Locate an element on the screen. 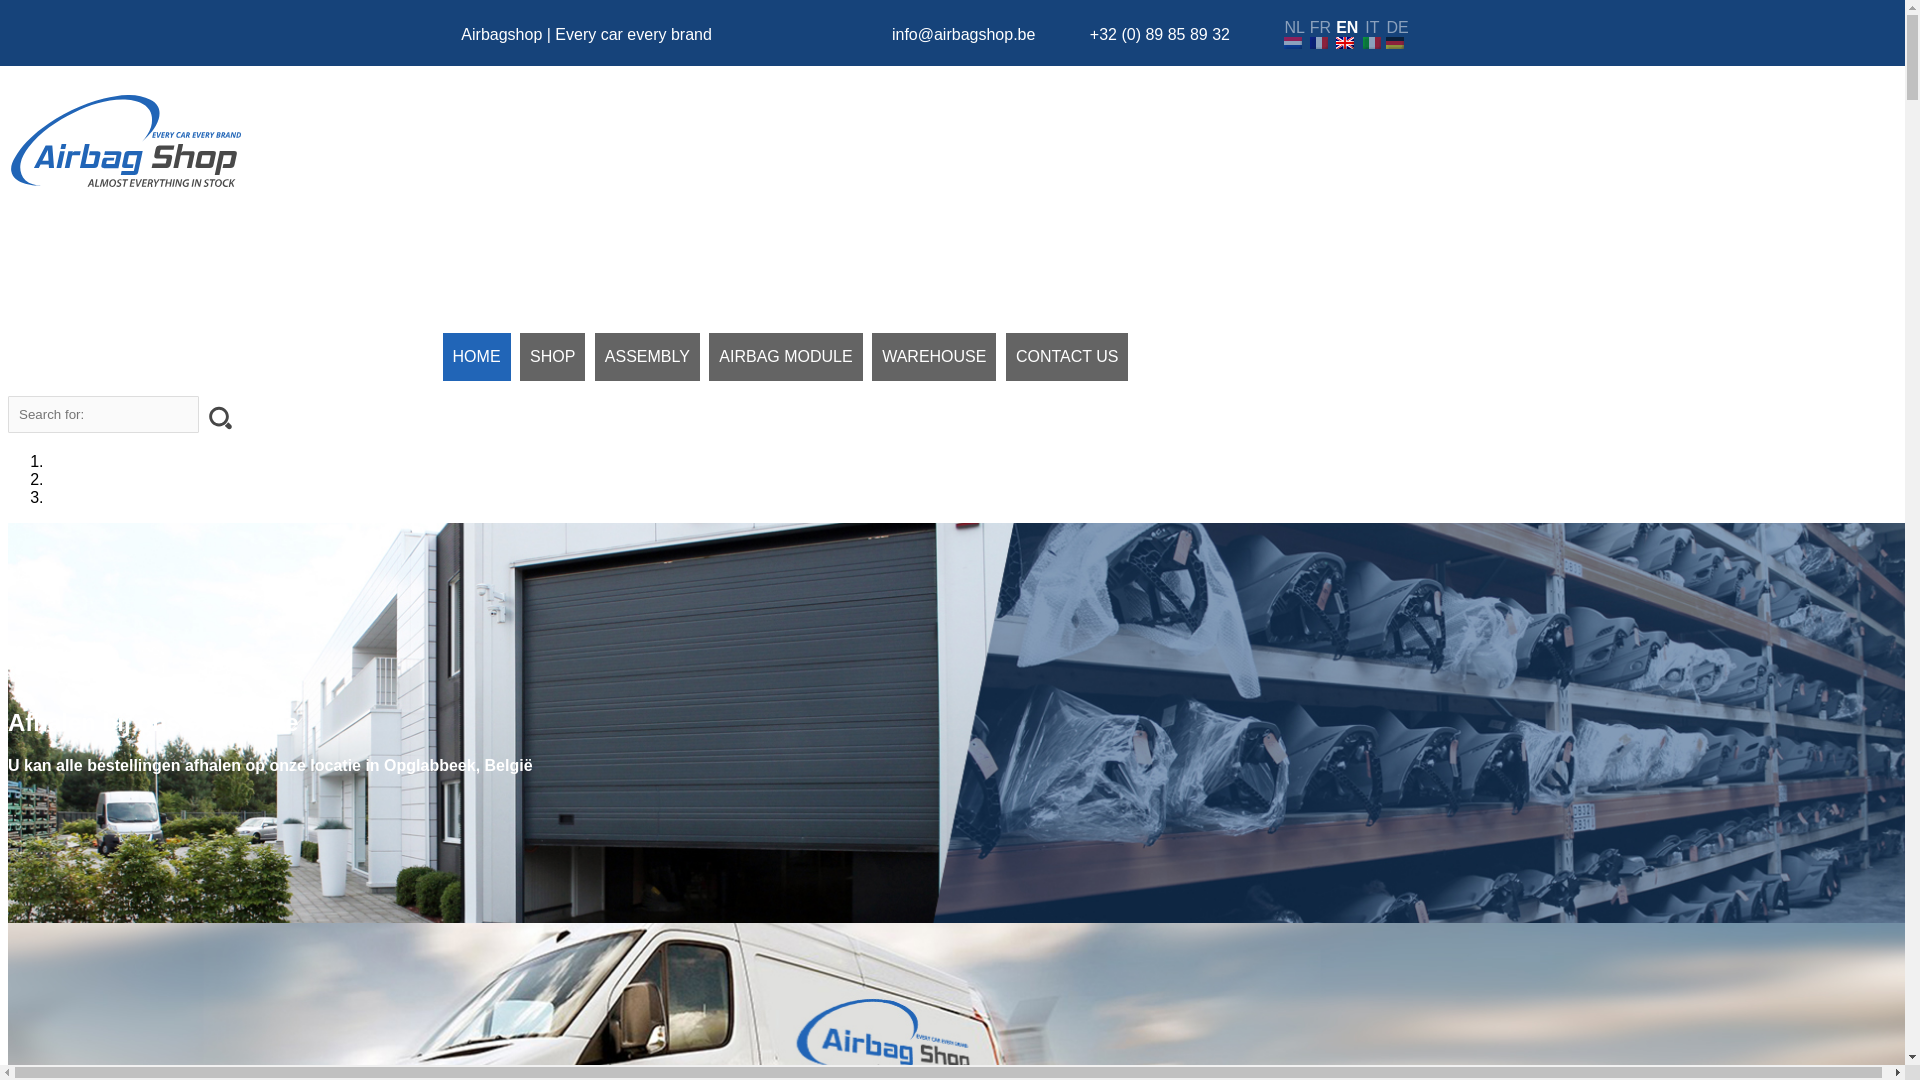 Image resolution: width=1920 pixels, height=1080 pixels. 'FR' is located at coordinates (1310, 34).